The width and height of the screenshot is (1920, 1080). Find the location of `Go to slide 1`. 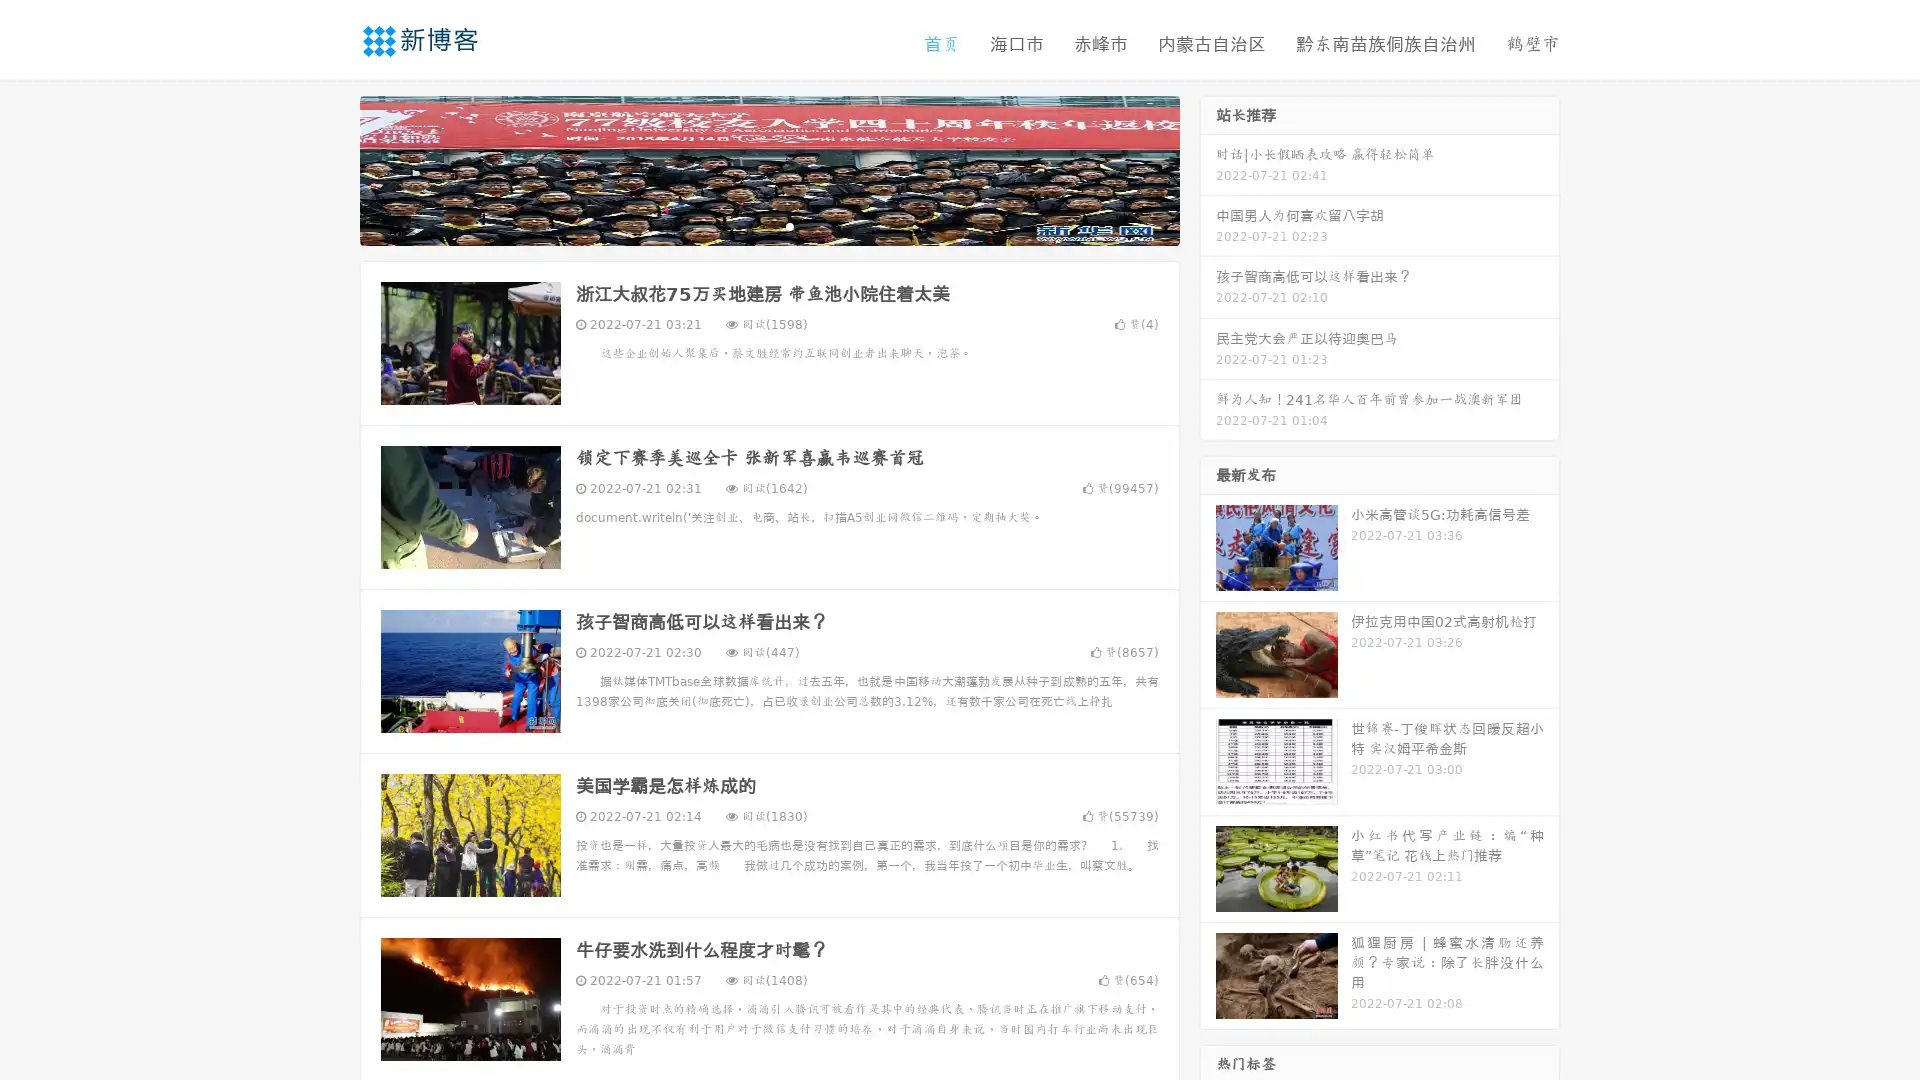

Go to slide 1 is located at coordinates (748, 225).